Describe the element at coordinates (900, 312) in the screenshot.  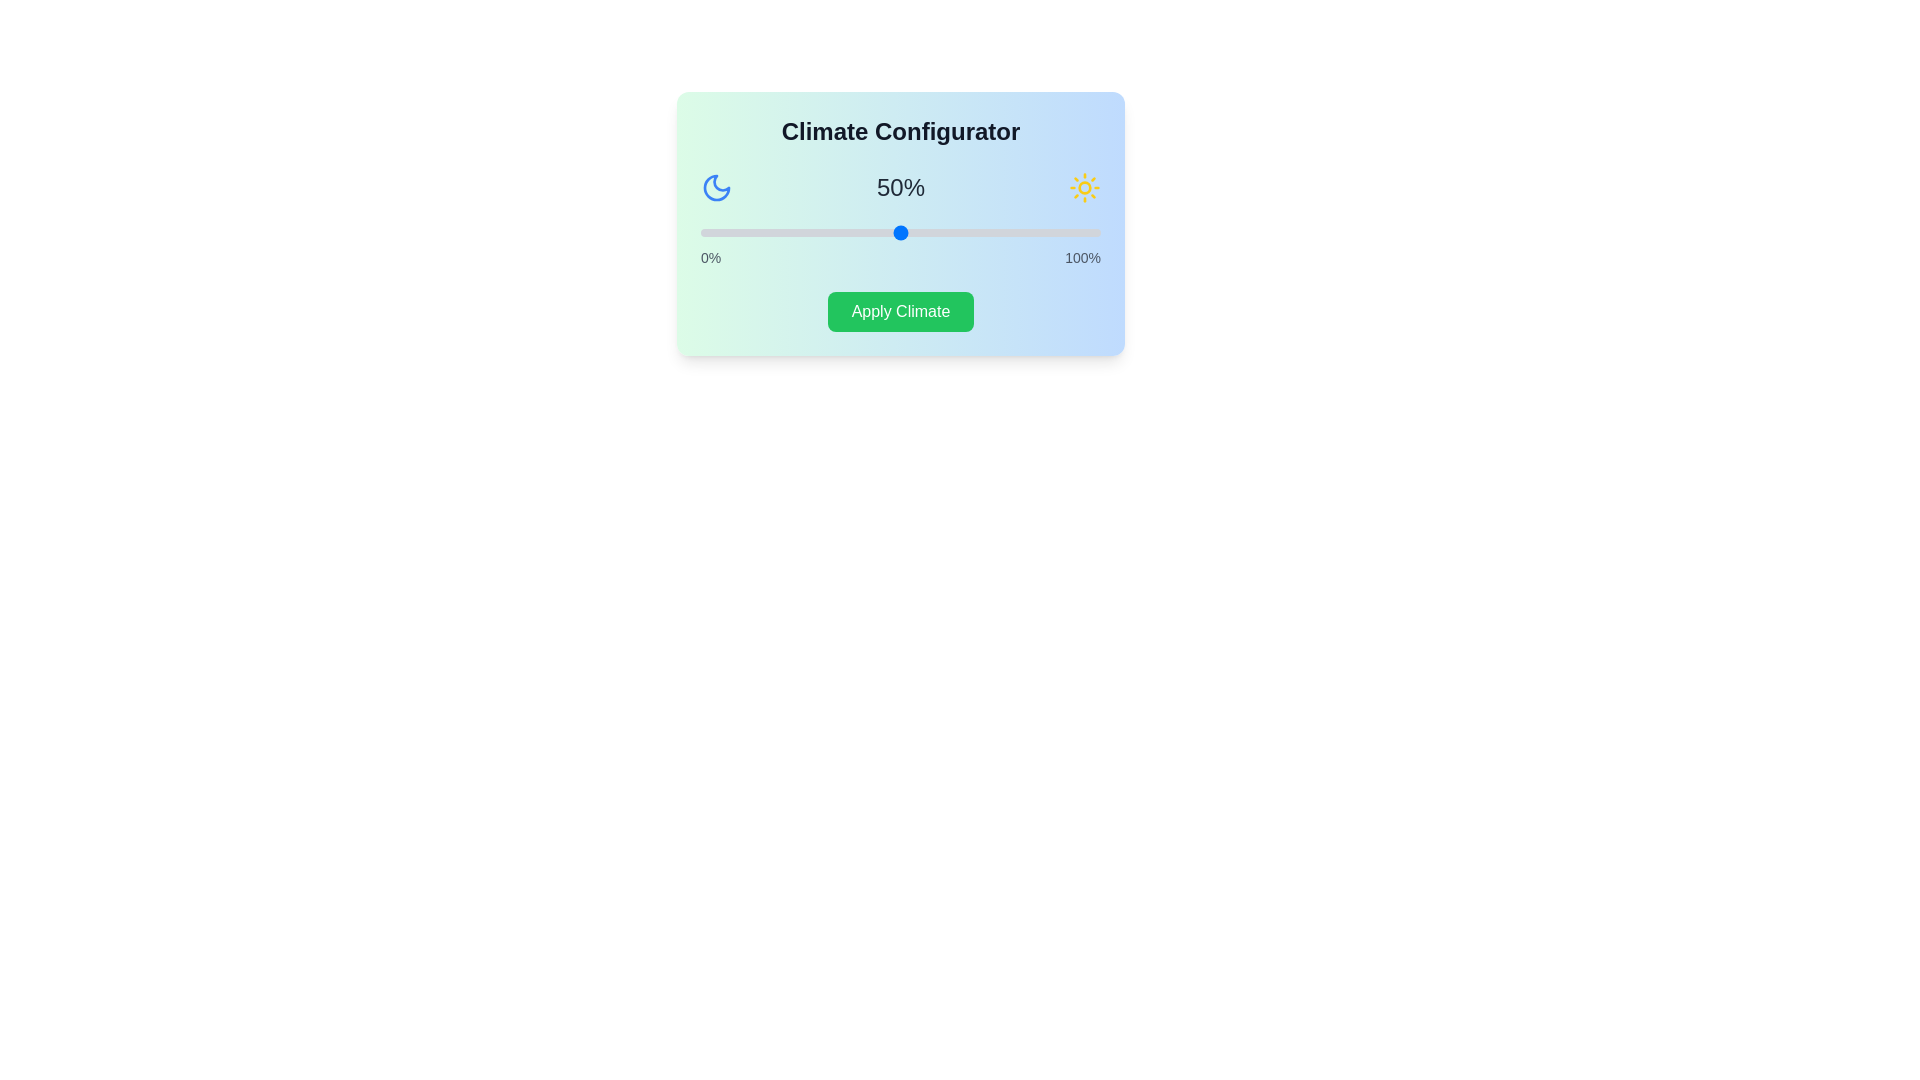
I see `the 'Apply Climate' button to apply the selected climate settings` at that location.